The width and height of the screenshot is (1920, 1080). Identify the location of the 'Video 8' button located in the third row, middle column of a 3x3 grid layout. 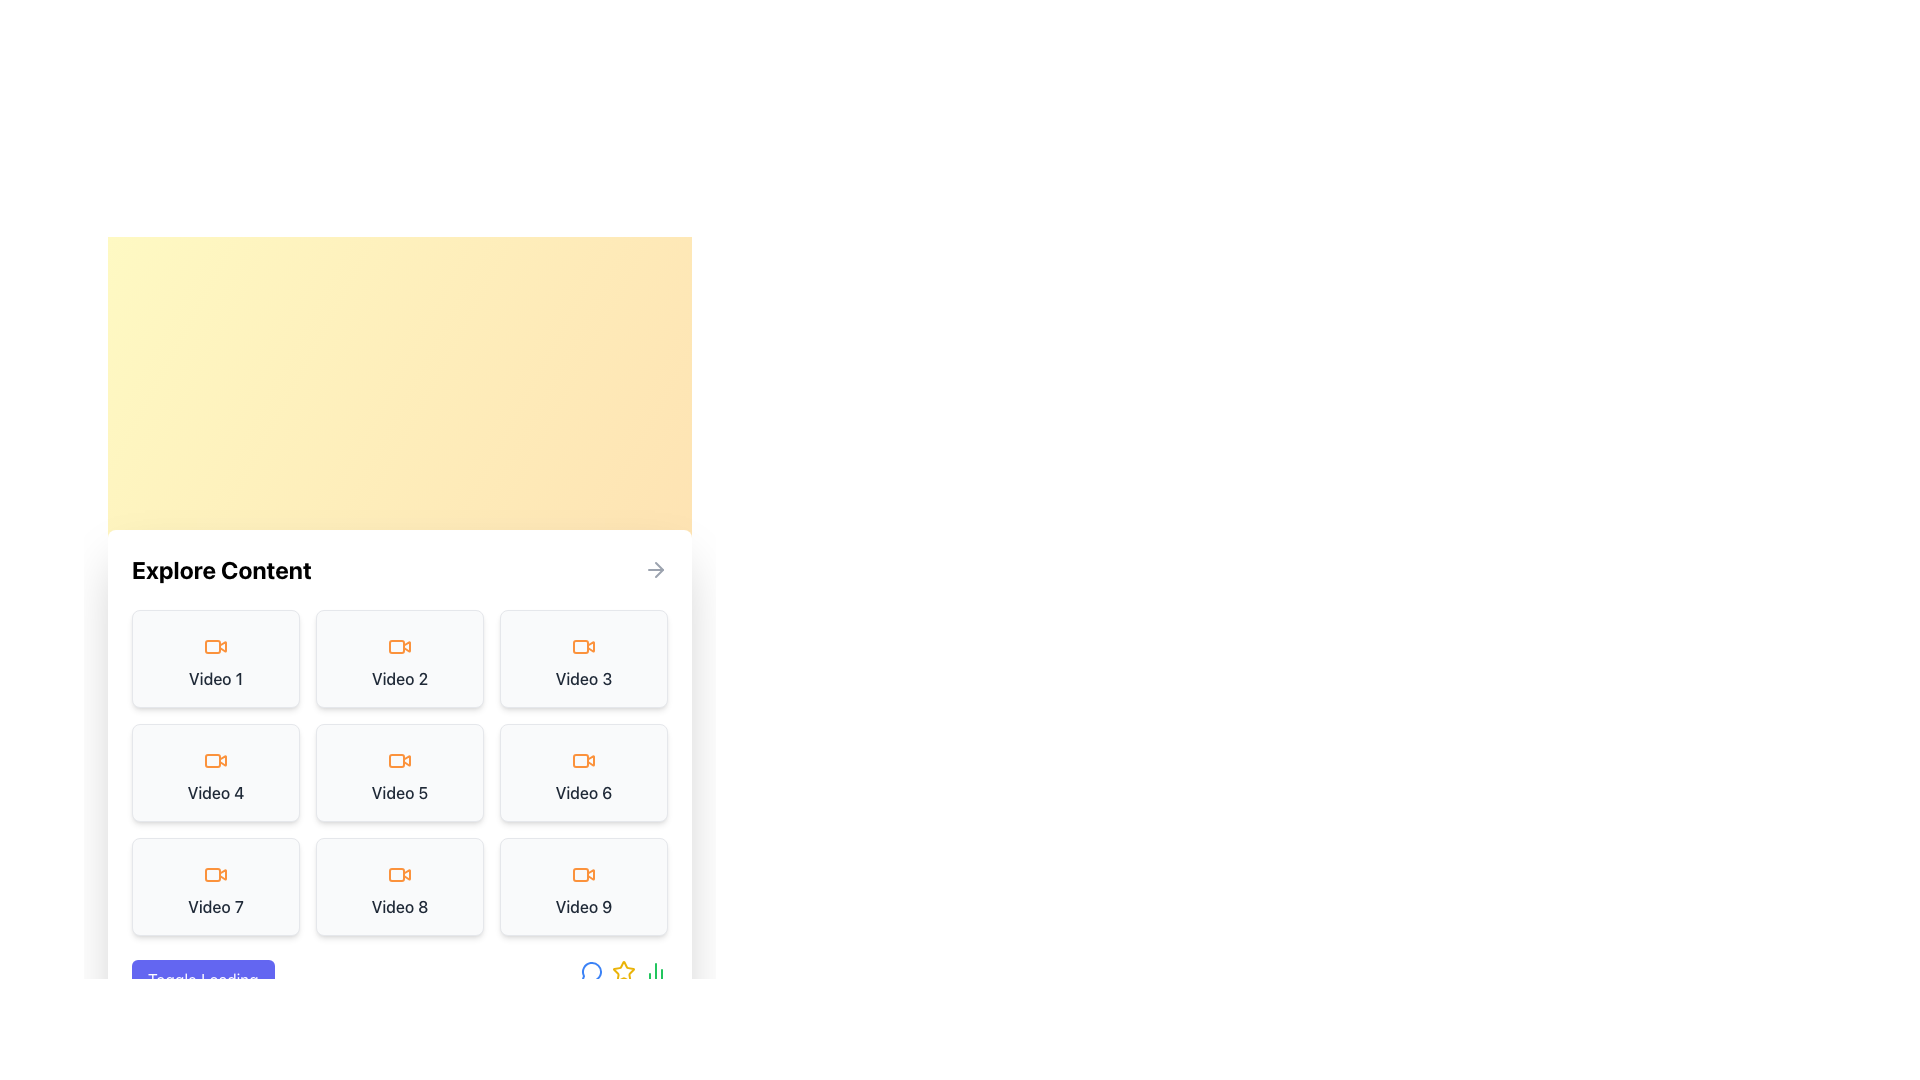
(399, 886).